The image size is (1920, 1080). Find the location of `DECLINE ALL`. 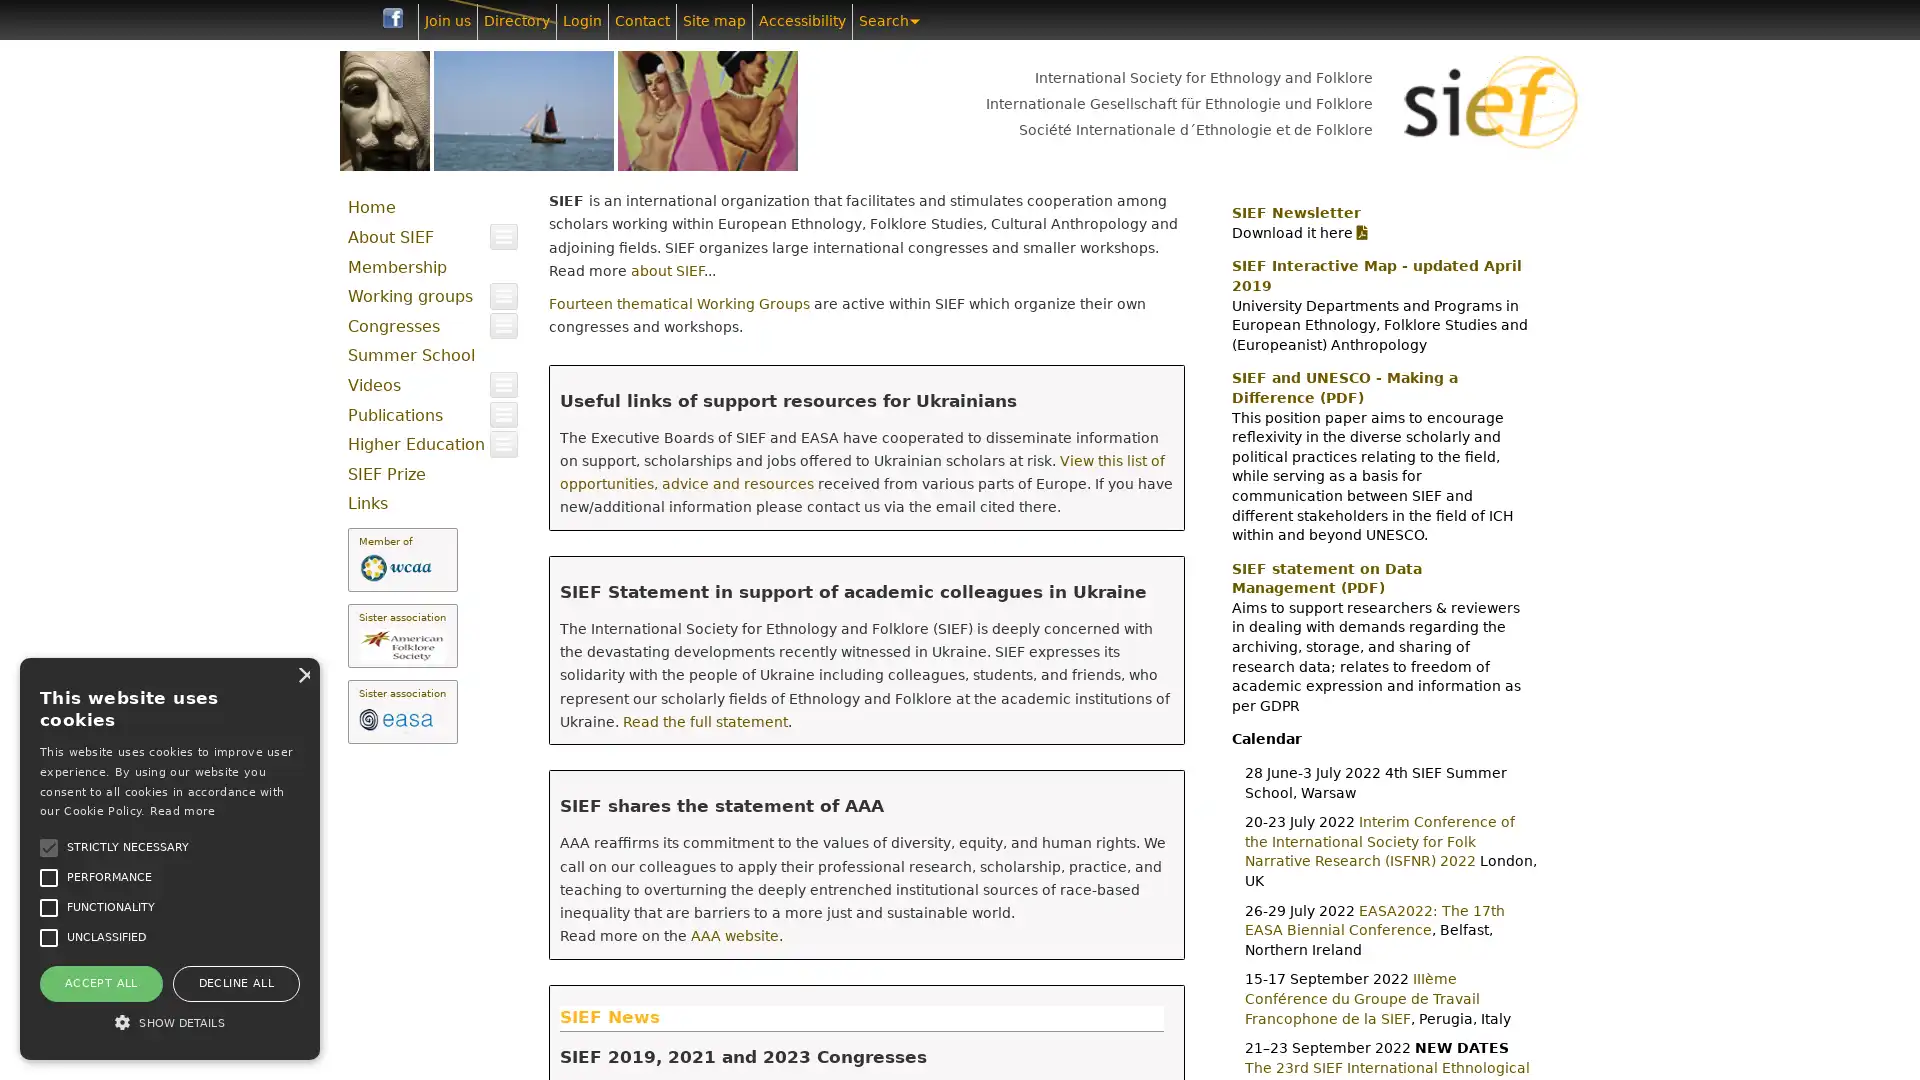

DECLINE ALL is located at coordinates (235, 982).